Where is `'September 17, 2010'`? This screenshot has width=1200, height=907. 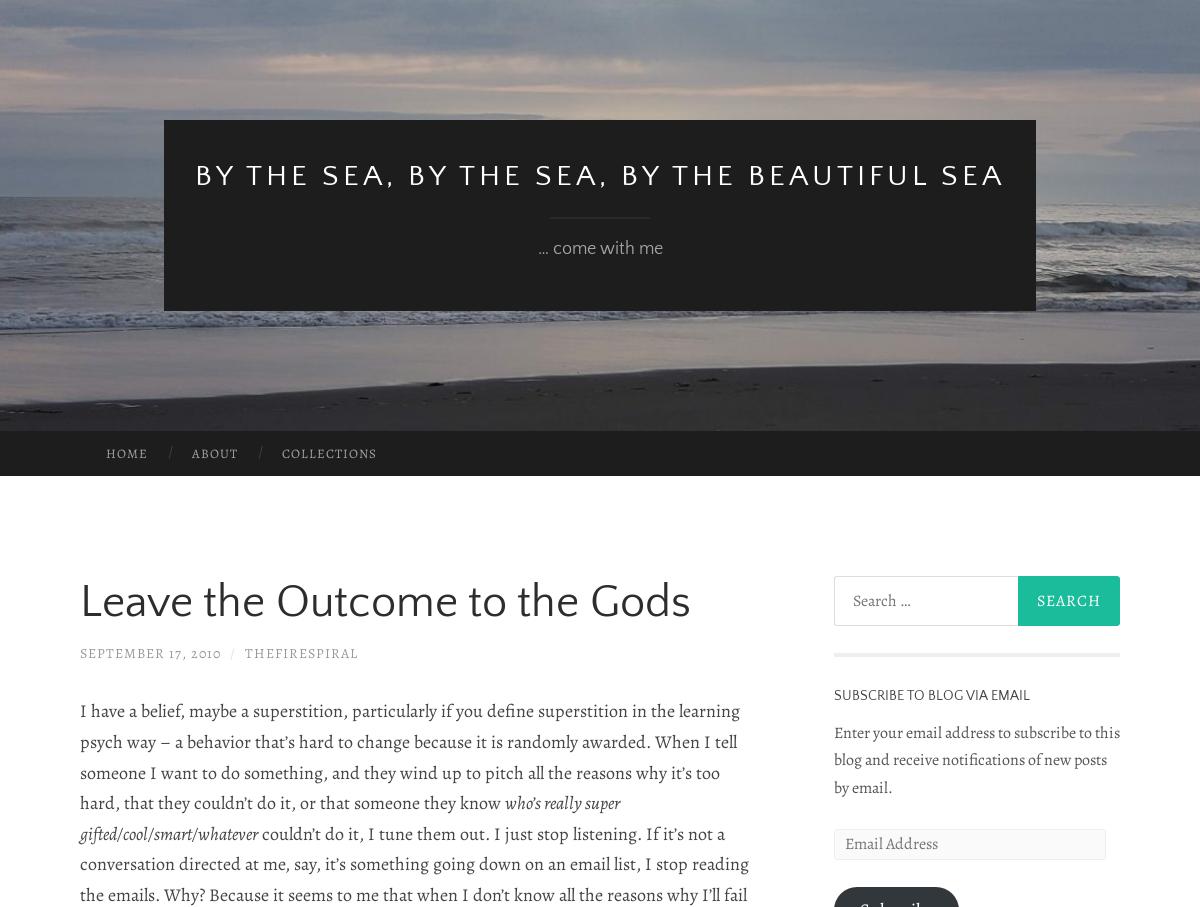 'September 17, 2010' is located at coordinates (150, 653).